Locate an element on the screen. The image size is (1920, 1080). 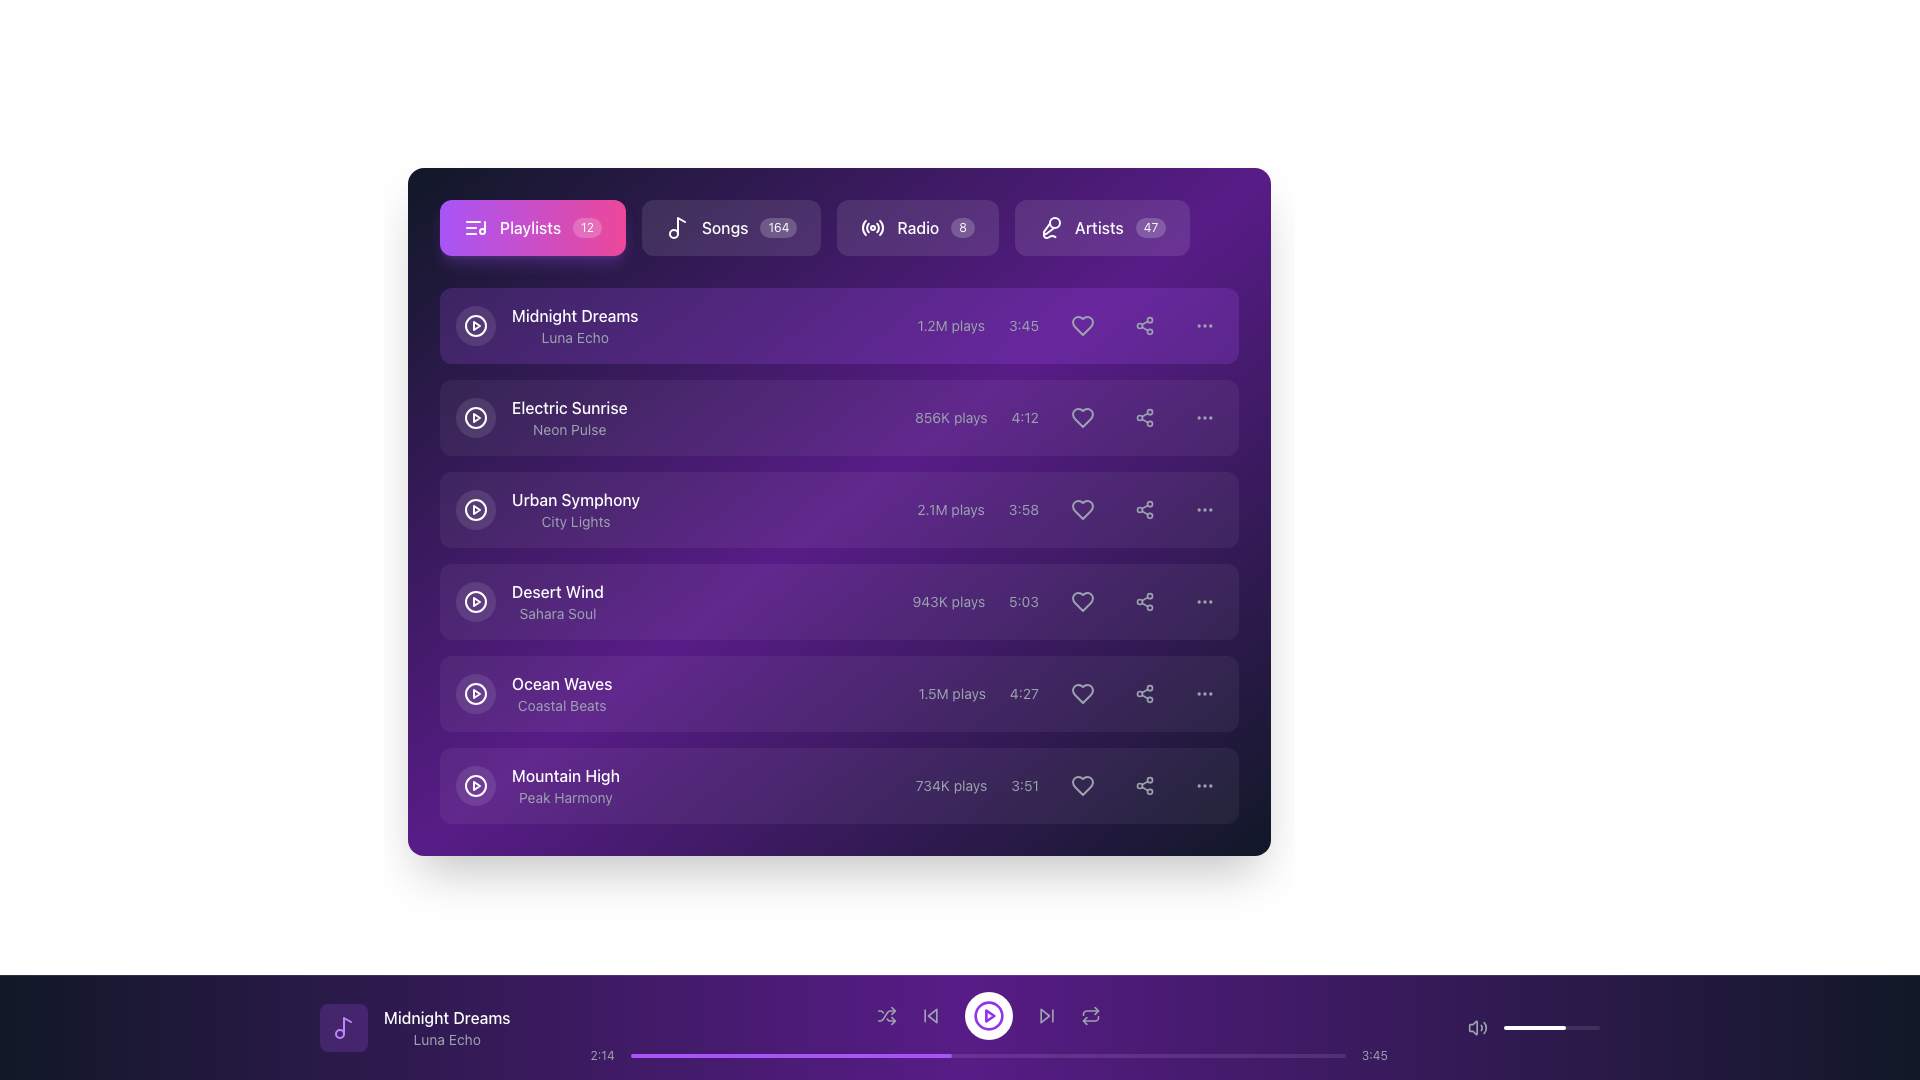
progress is located at coordinates (830, 1055).